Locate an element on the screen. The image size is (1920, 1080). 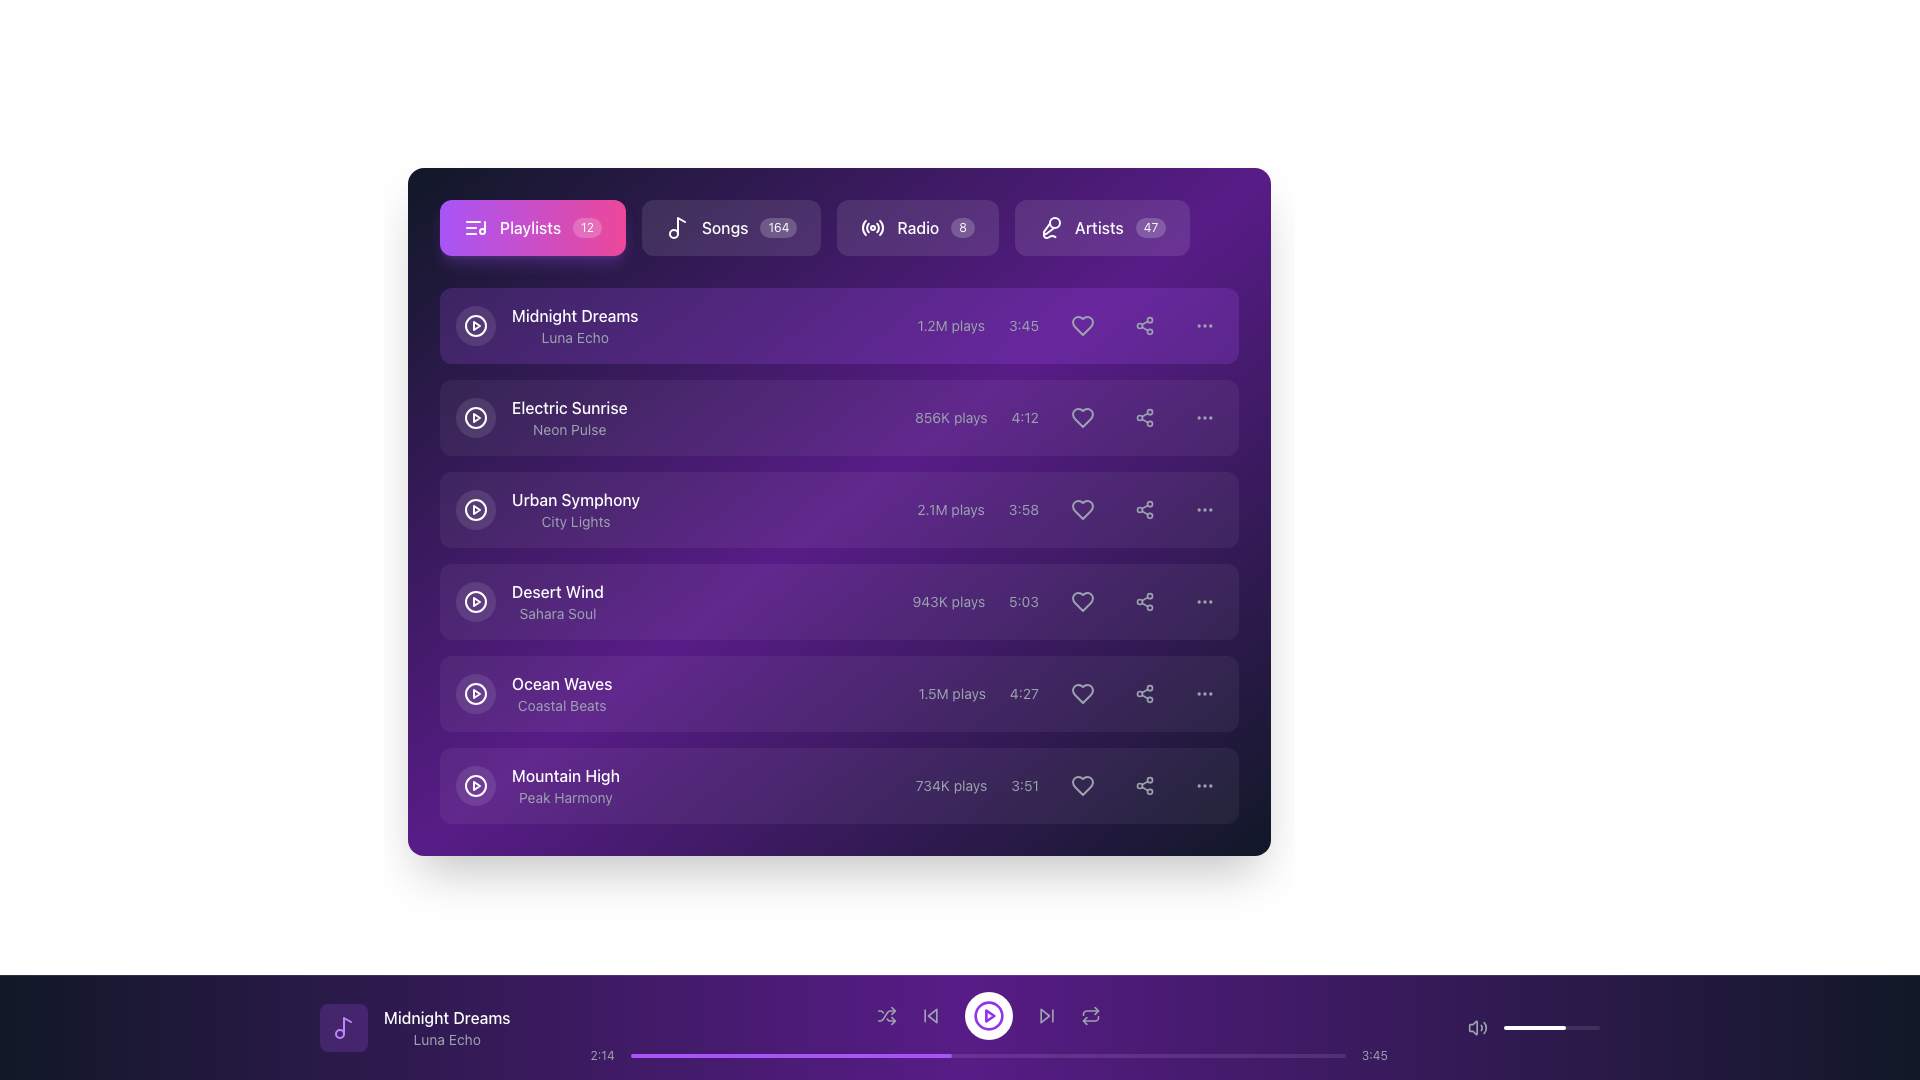
progress is located at coordinates (830, 1055).